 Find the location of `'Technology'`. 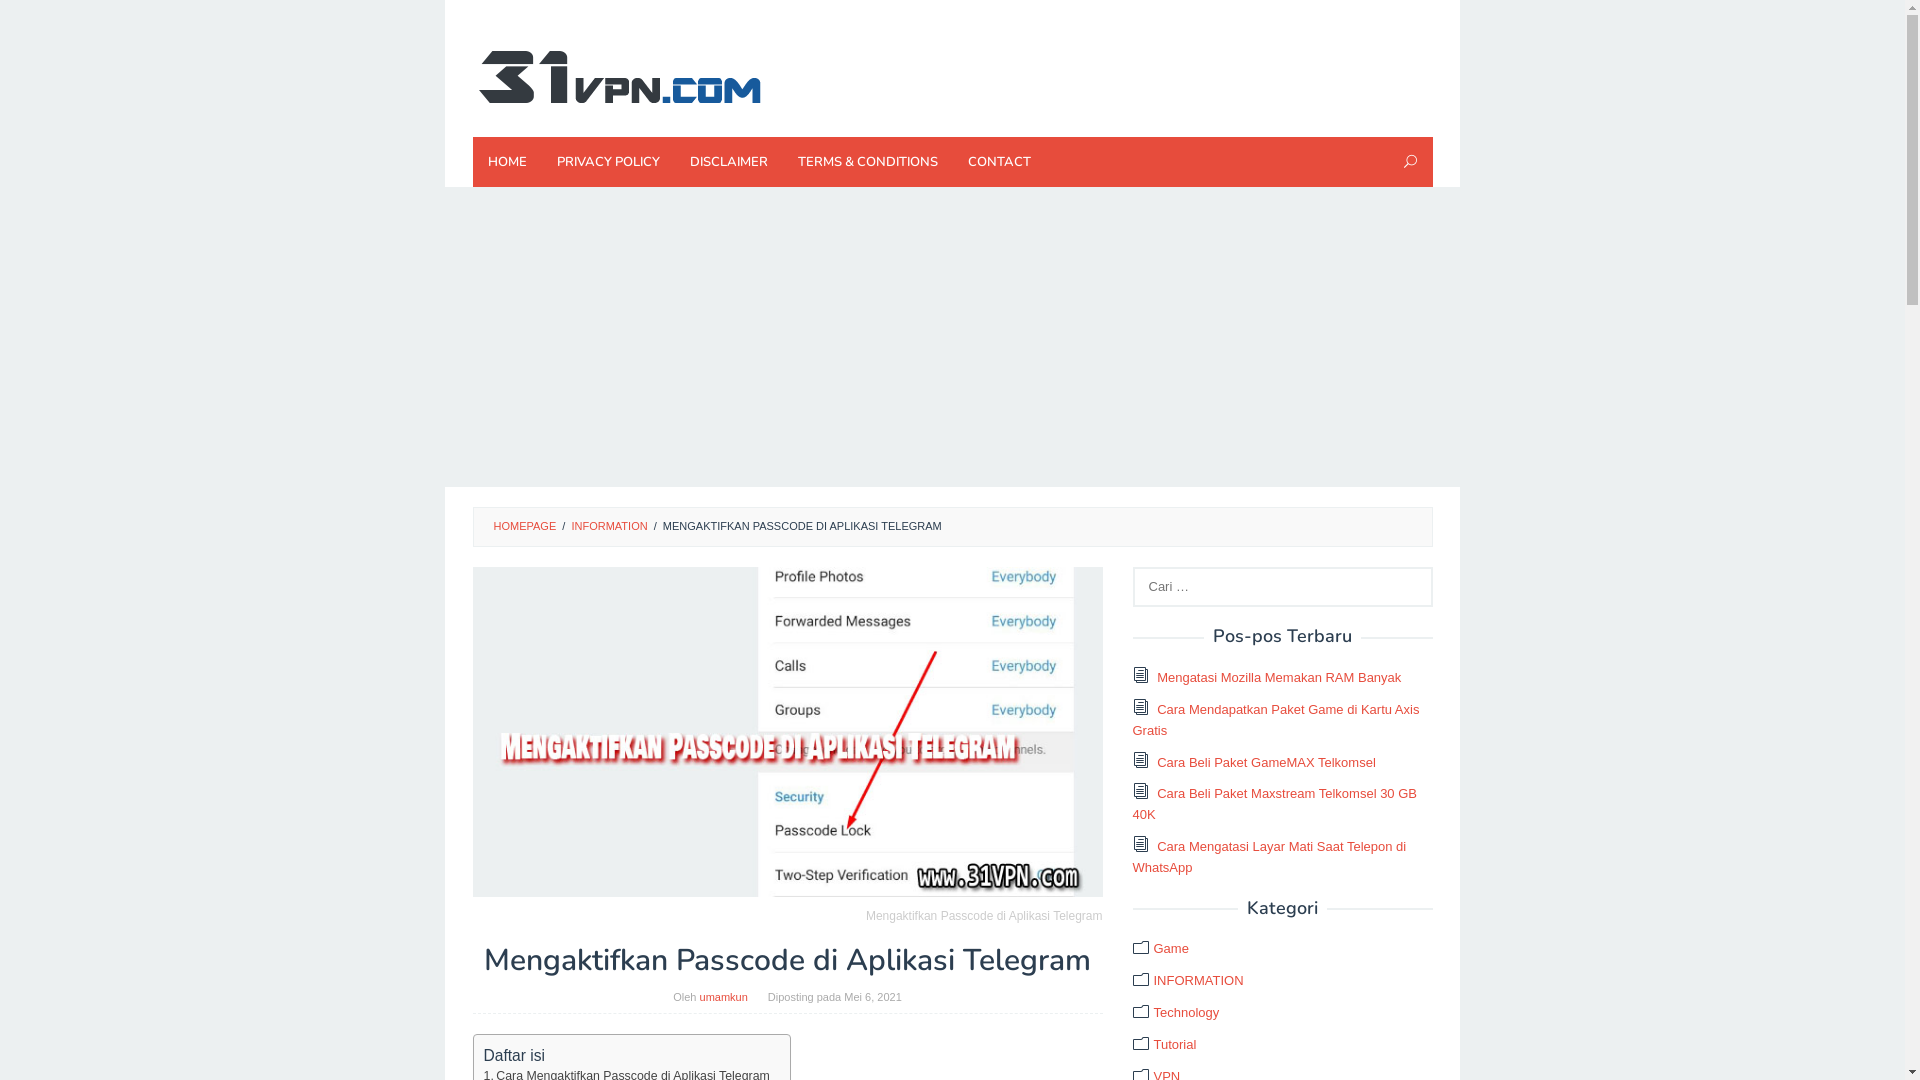

'Technology' is located at coordinates (1186, 1012).